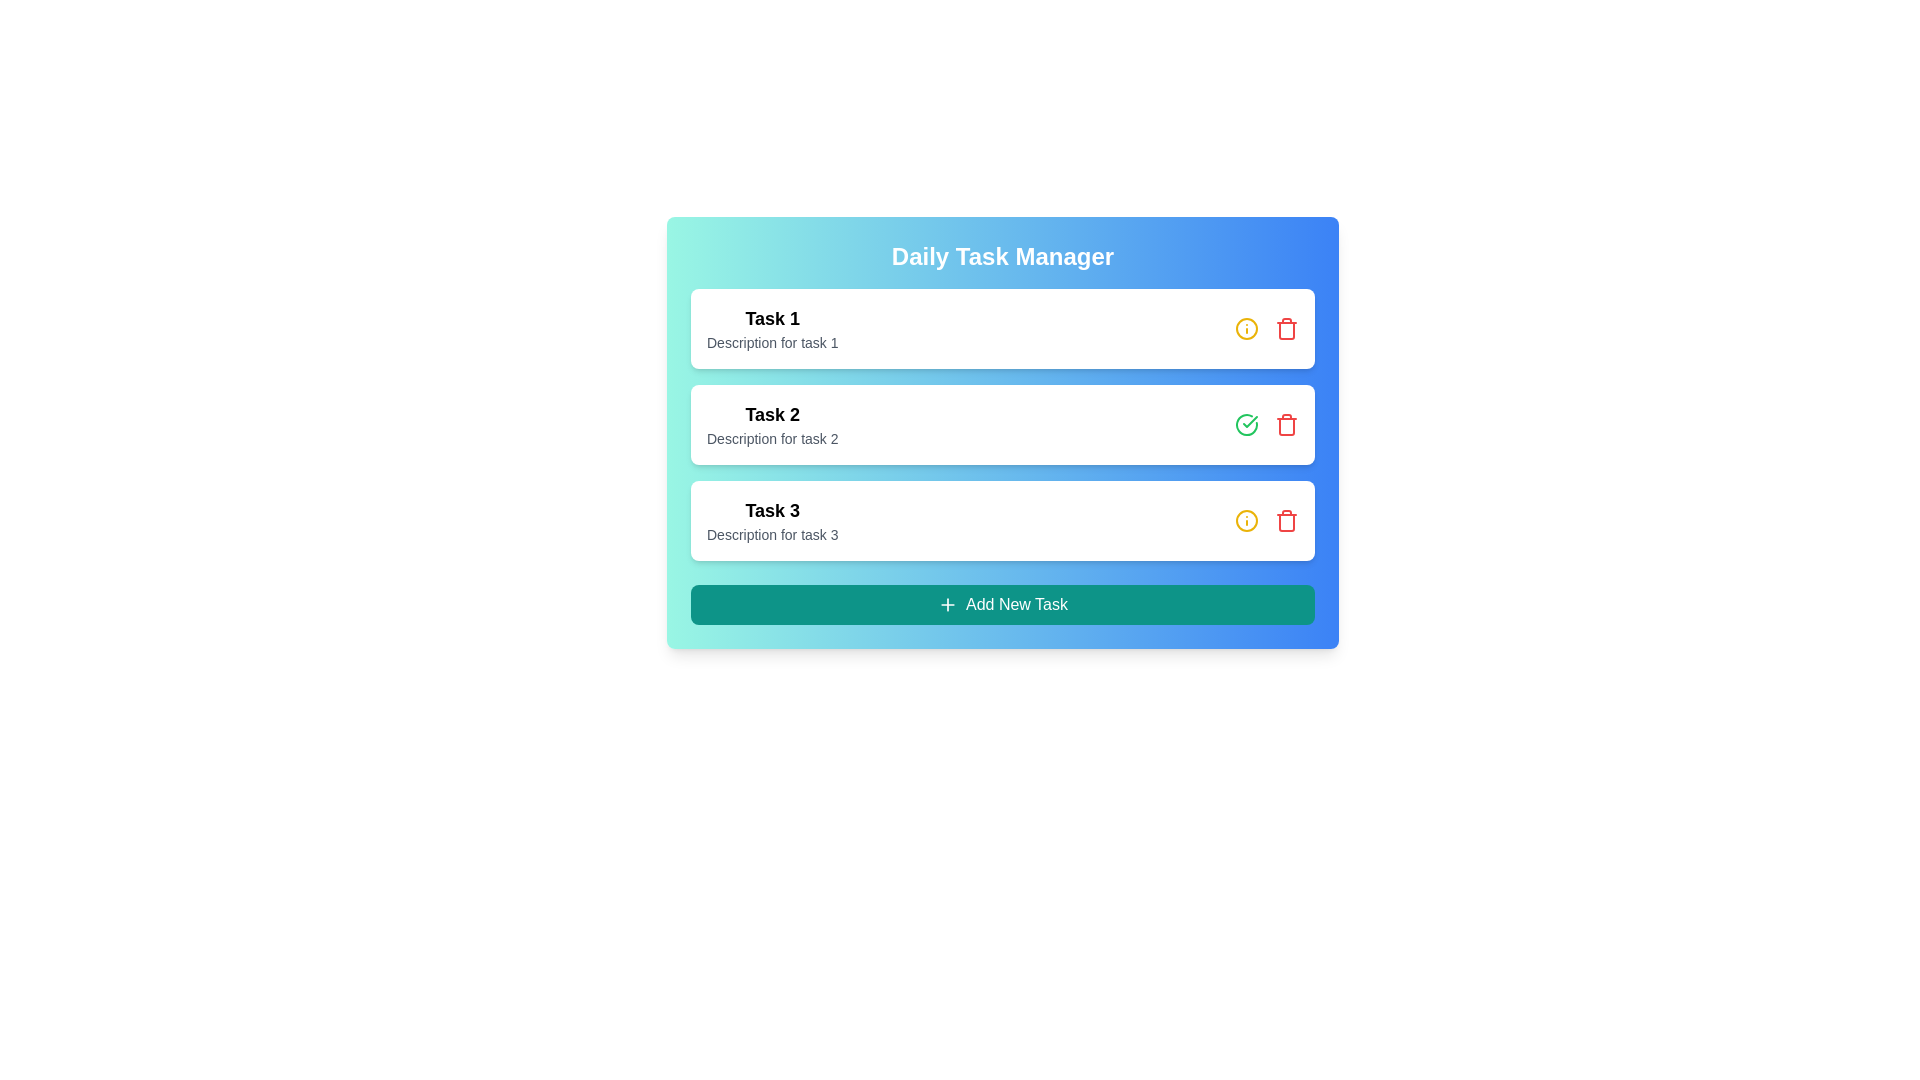  Describe the element at coordinates (1003, 604) in the screenshot. I see `'Add New Task' button to initiate the process of adding a new task` at that location.